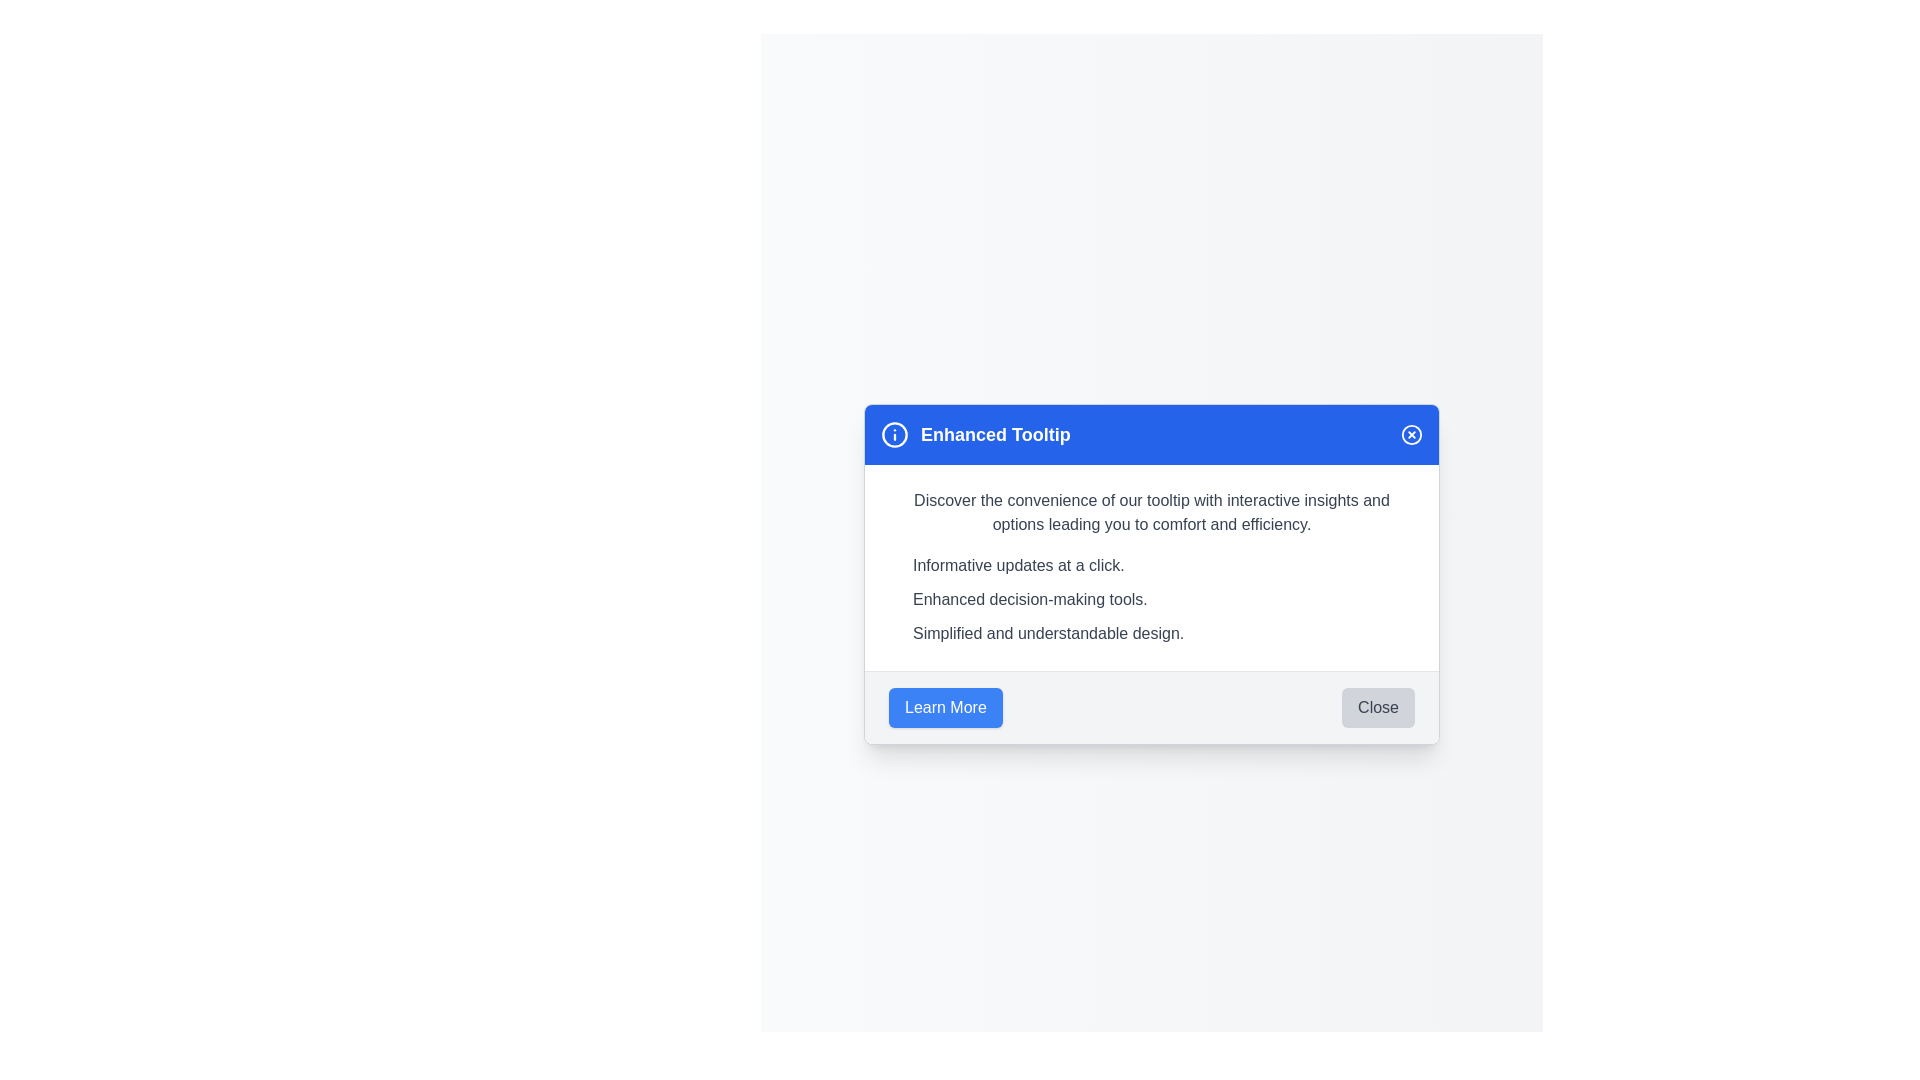 This screenshot has width=1920, height=1080. Describe the element at coordinates (1377, 706) in the screenshot. I see `the close button located in the footer of the pop-up modal` at that location.